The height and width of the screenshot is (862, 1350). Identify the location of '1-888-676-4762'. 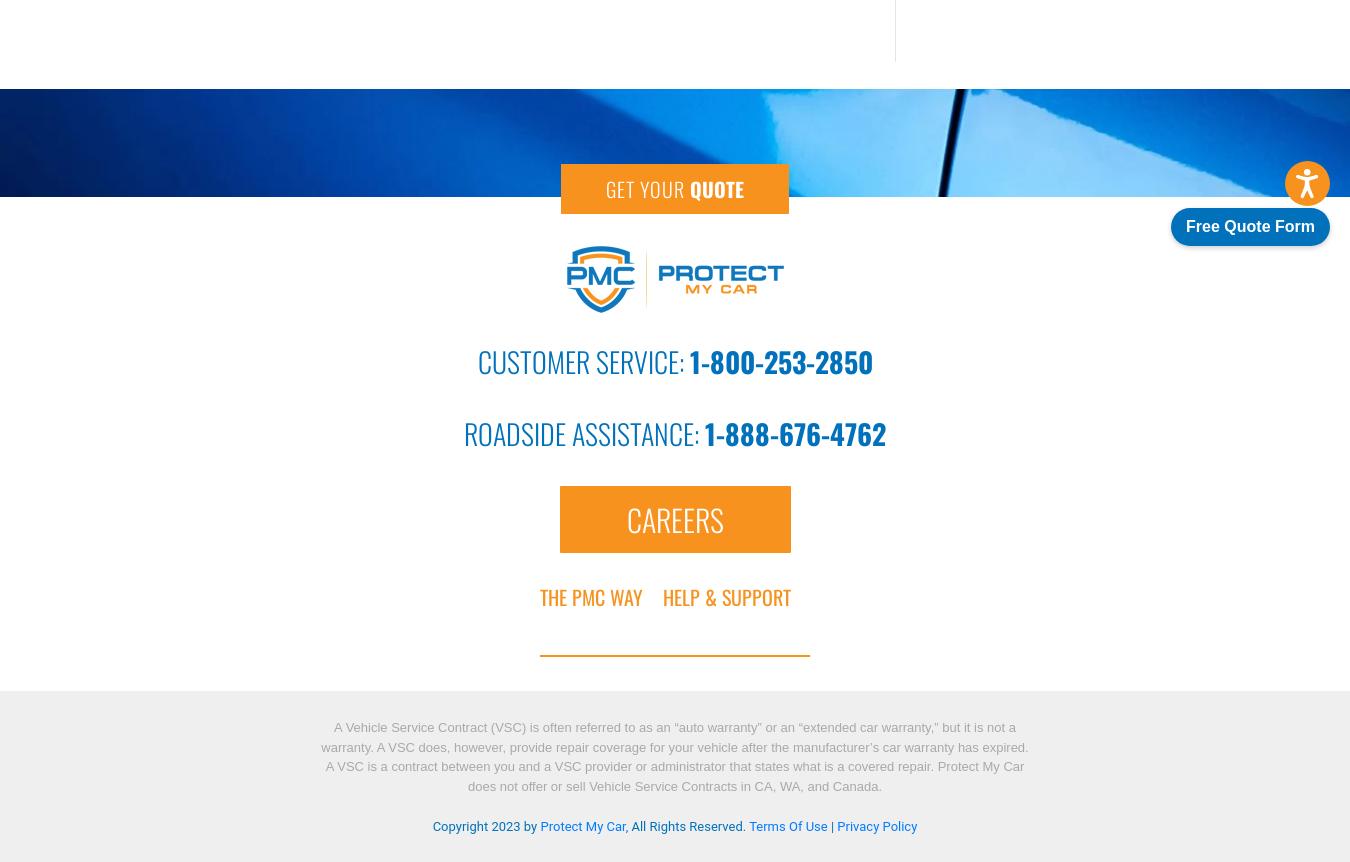
(703, 432).